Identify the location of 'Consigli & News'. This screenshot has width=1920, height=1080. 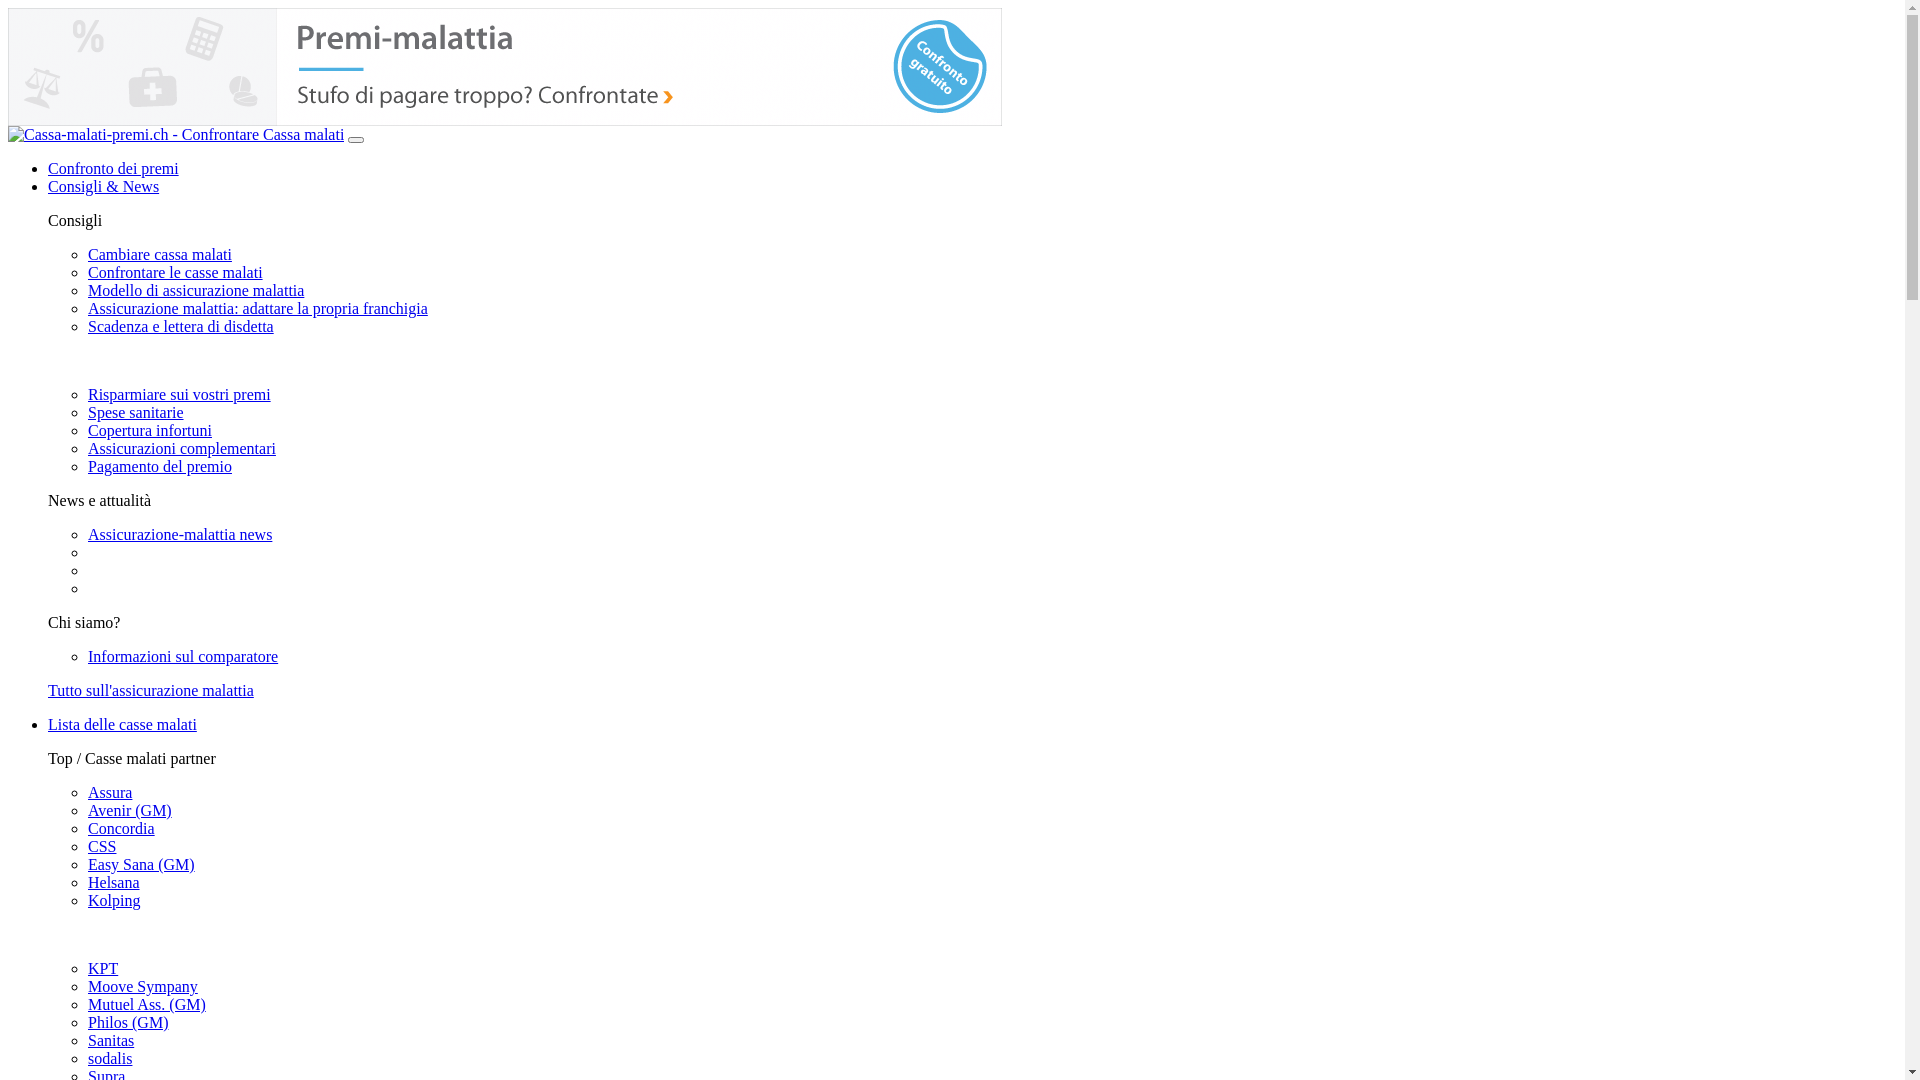
(102, 186).